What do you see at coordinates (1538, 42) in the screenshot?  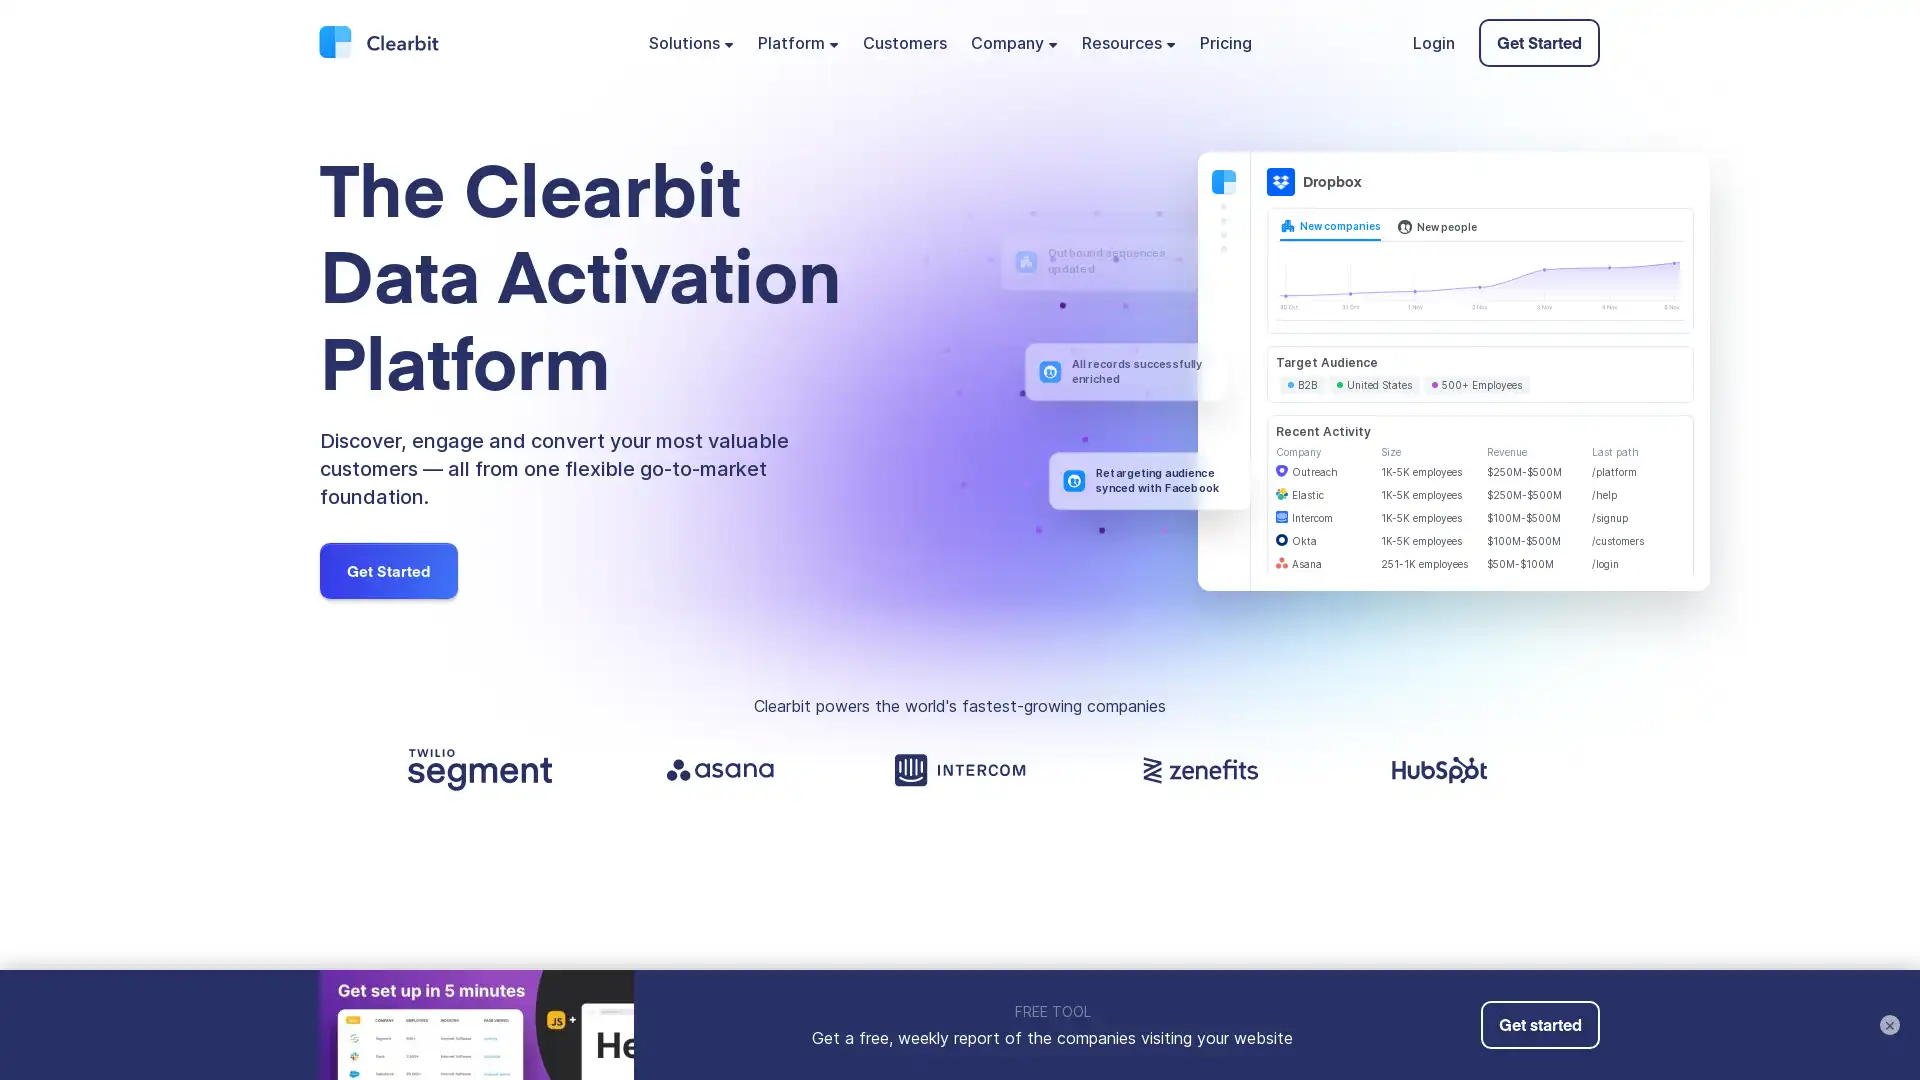 I see `Get Started` at bounding box center [1538, 42].